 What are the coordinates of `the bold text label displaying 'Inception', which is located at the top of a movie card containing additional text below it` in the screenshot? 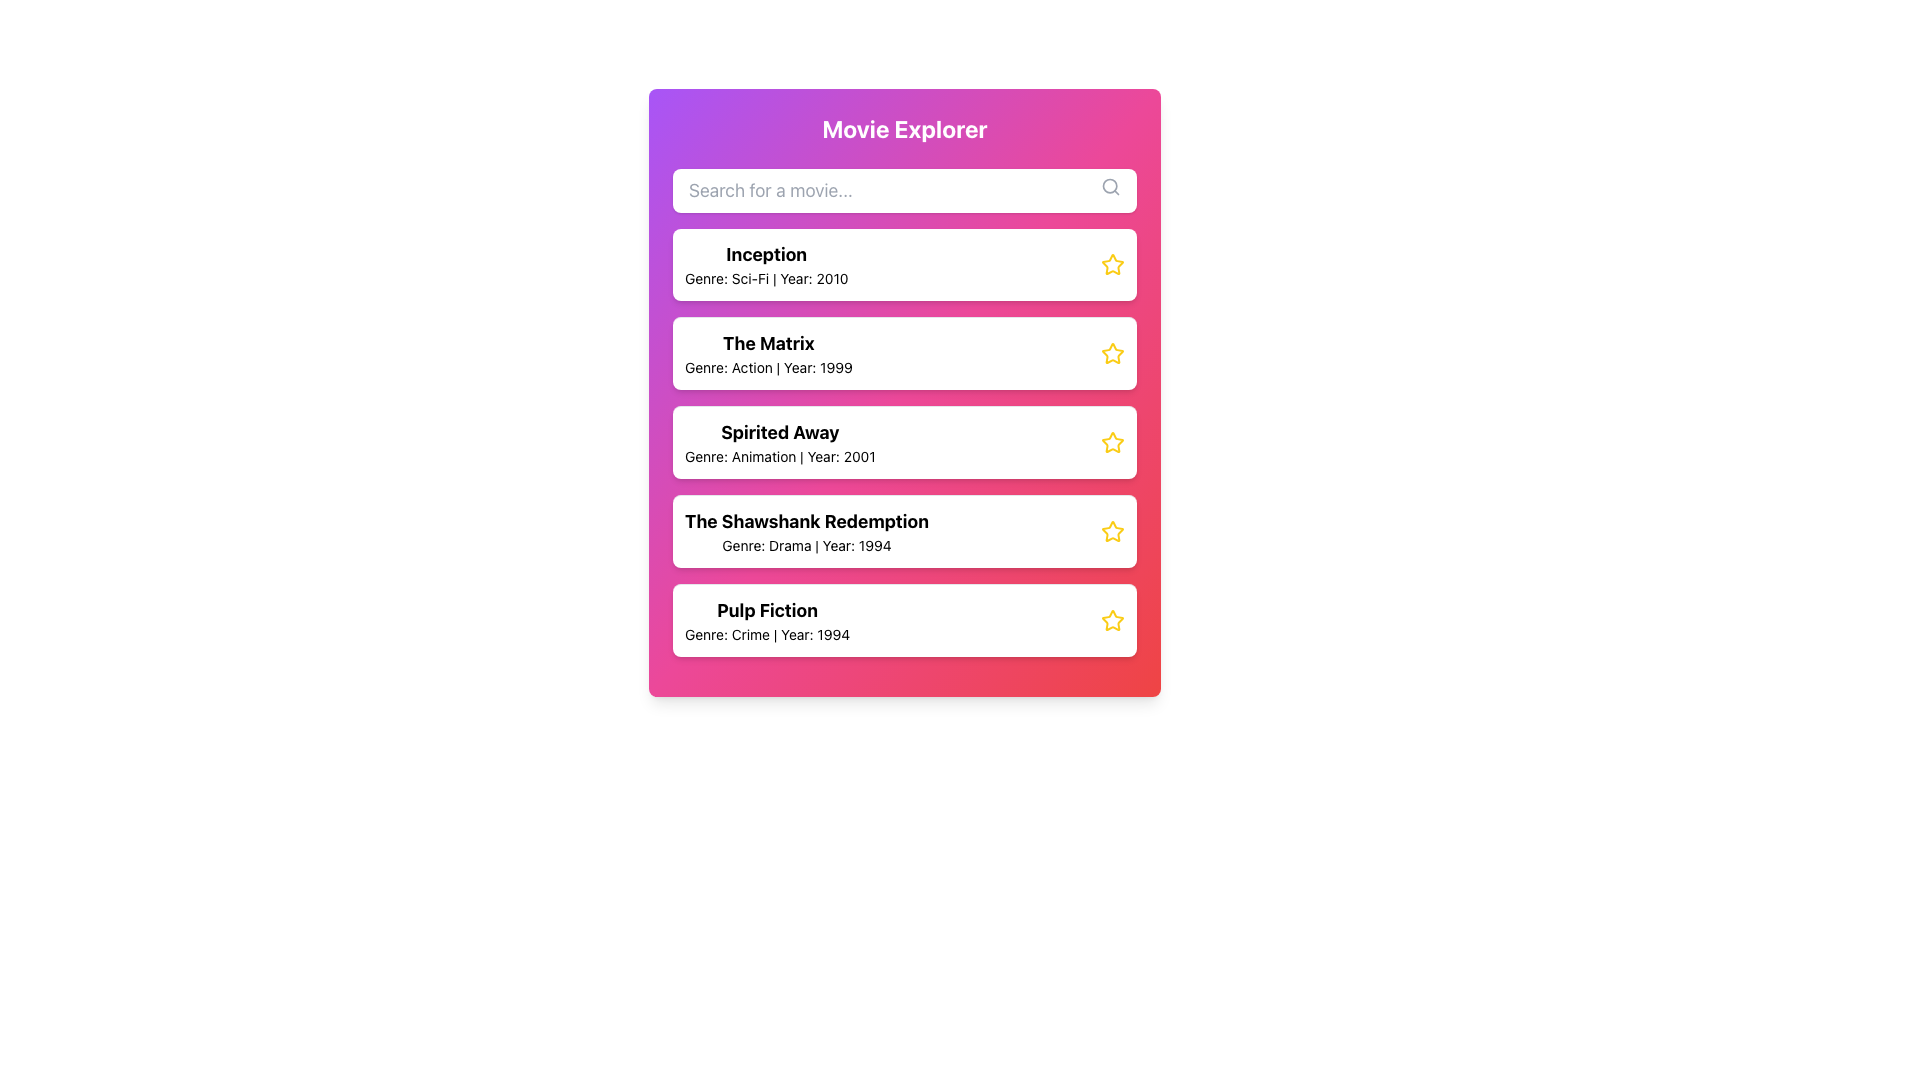 It's located at (765, 253).